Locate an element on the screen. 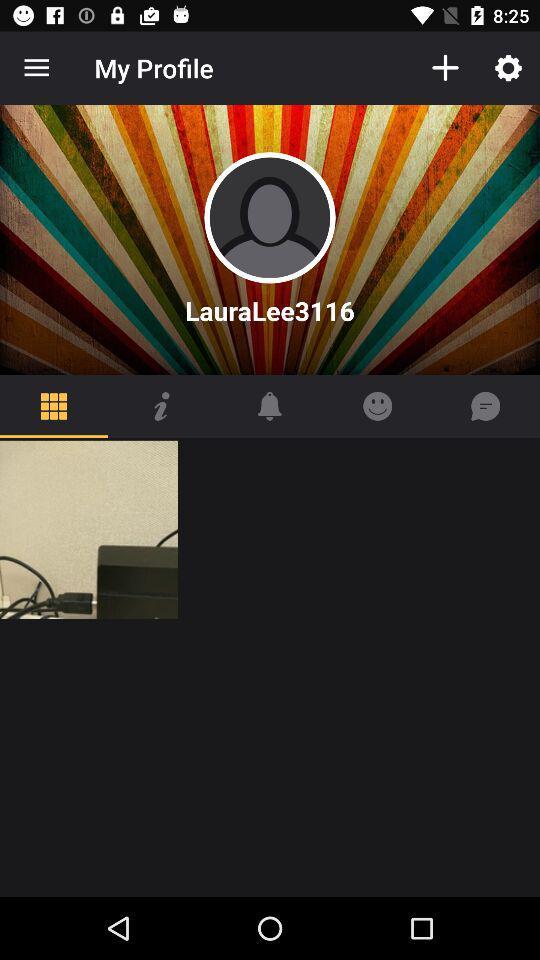 This screenshot has width=540, height=960. the icon to the right of the my profile item is located at coordinates (445, 68).